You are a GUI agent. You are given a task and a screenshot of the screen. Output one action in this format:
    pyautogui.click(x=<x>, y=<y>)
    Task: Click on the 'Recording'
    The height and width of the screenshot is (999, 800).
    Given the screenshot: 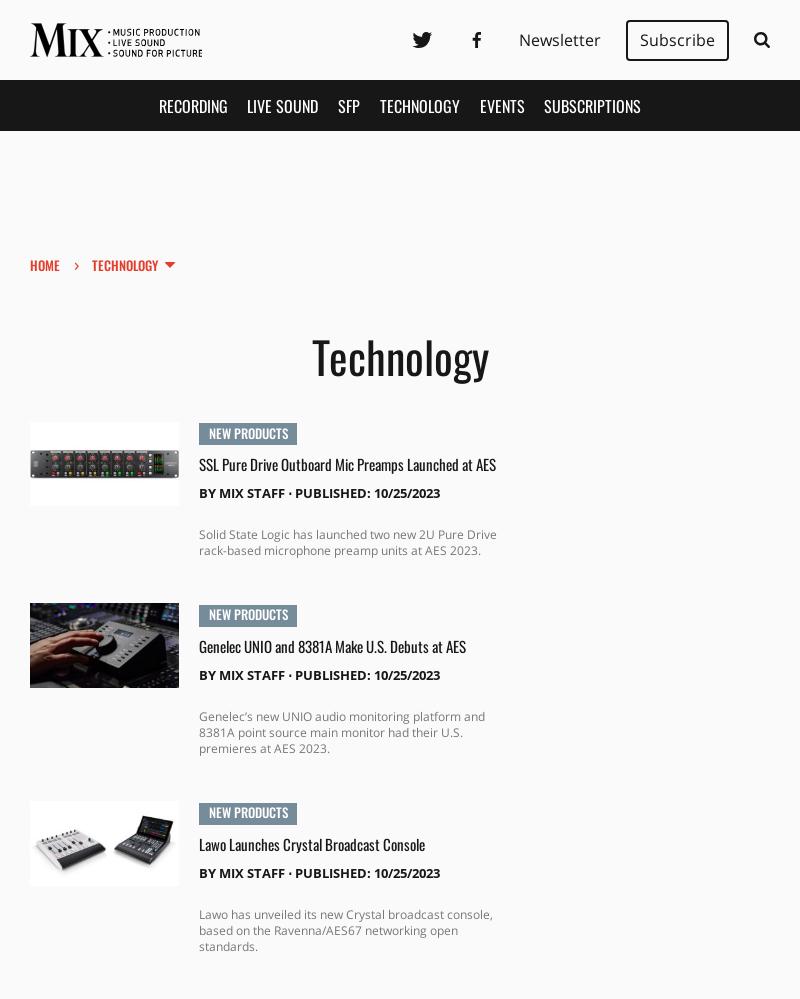 What is the action you would take?
    pyautogui.click(x=191, y=104)
    